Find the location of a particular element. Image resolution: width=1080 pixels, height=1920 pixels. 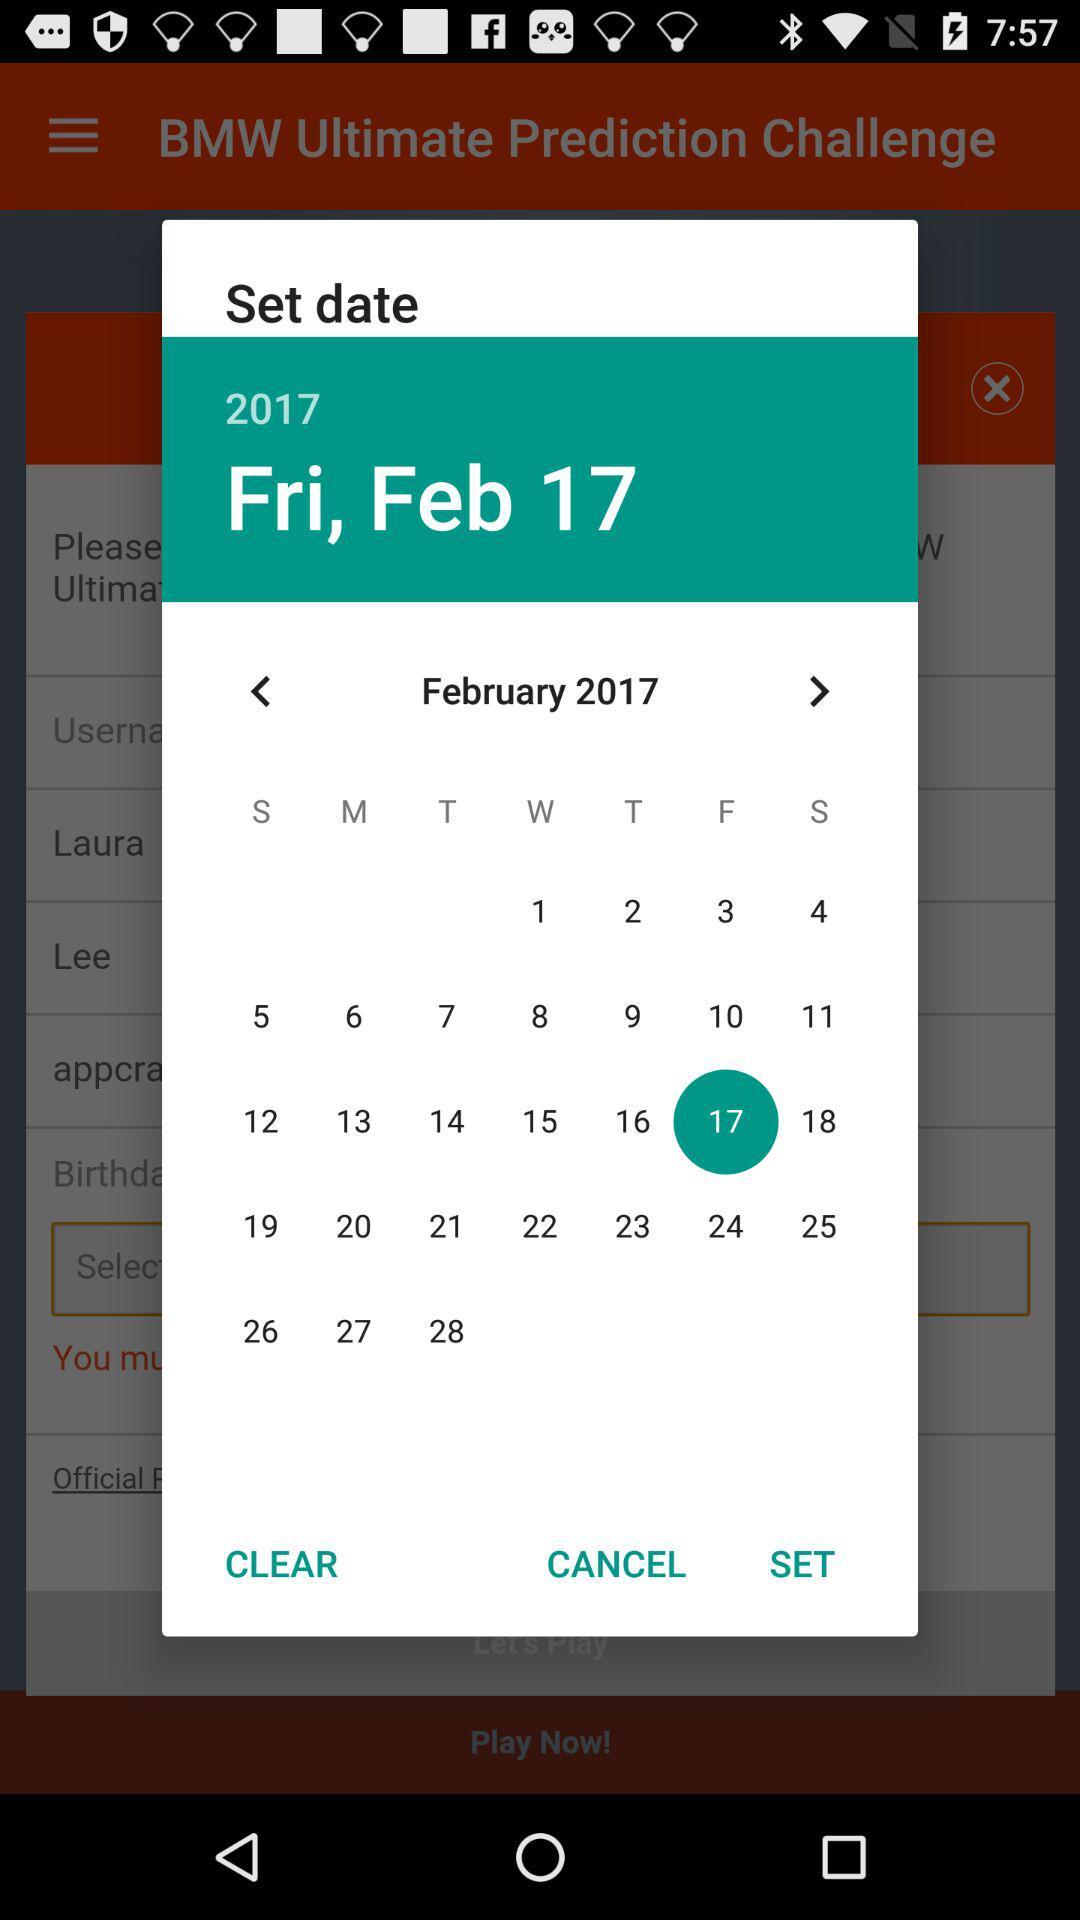

the 2017 item is located at coordinates (540, 386).